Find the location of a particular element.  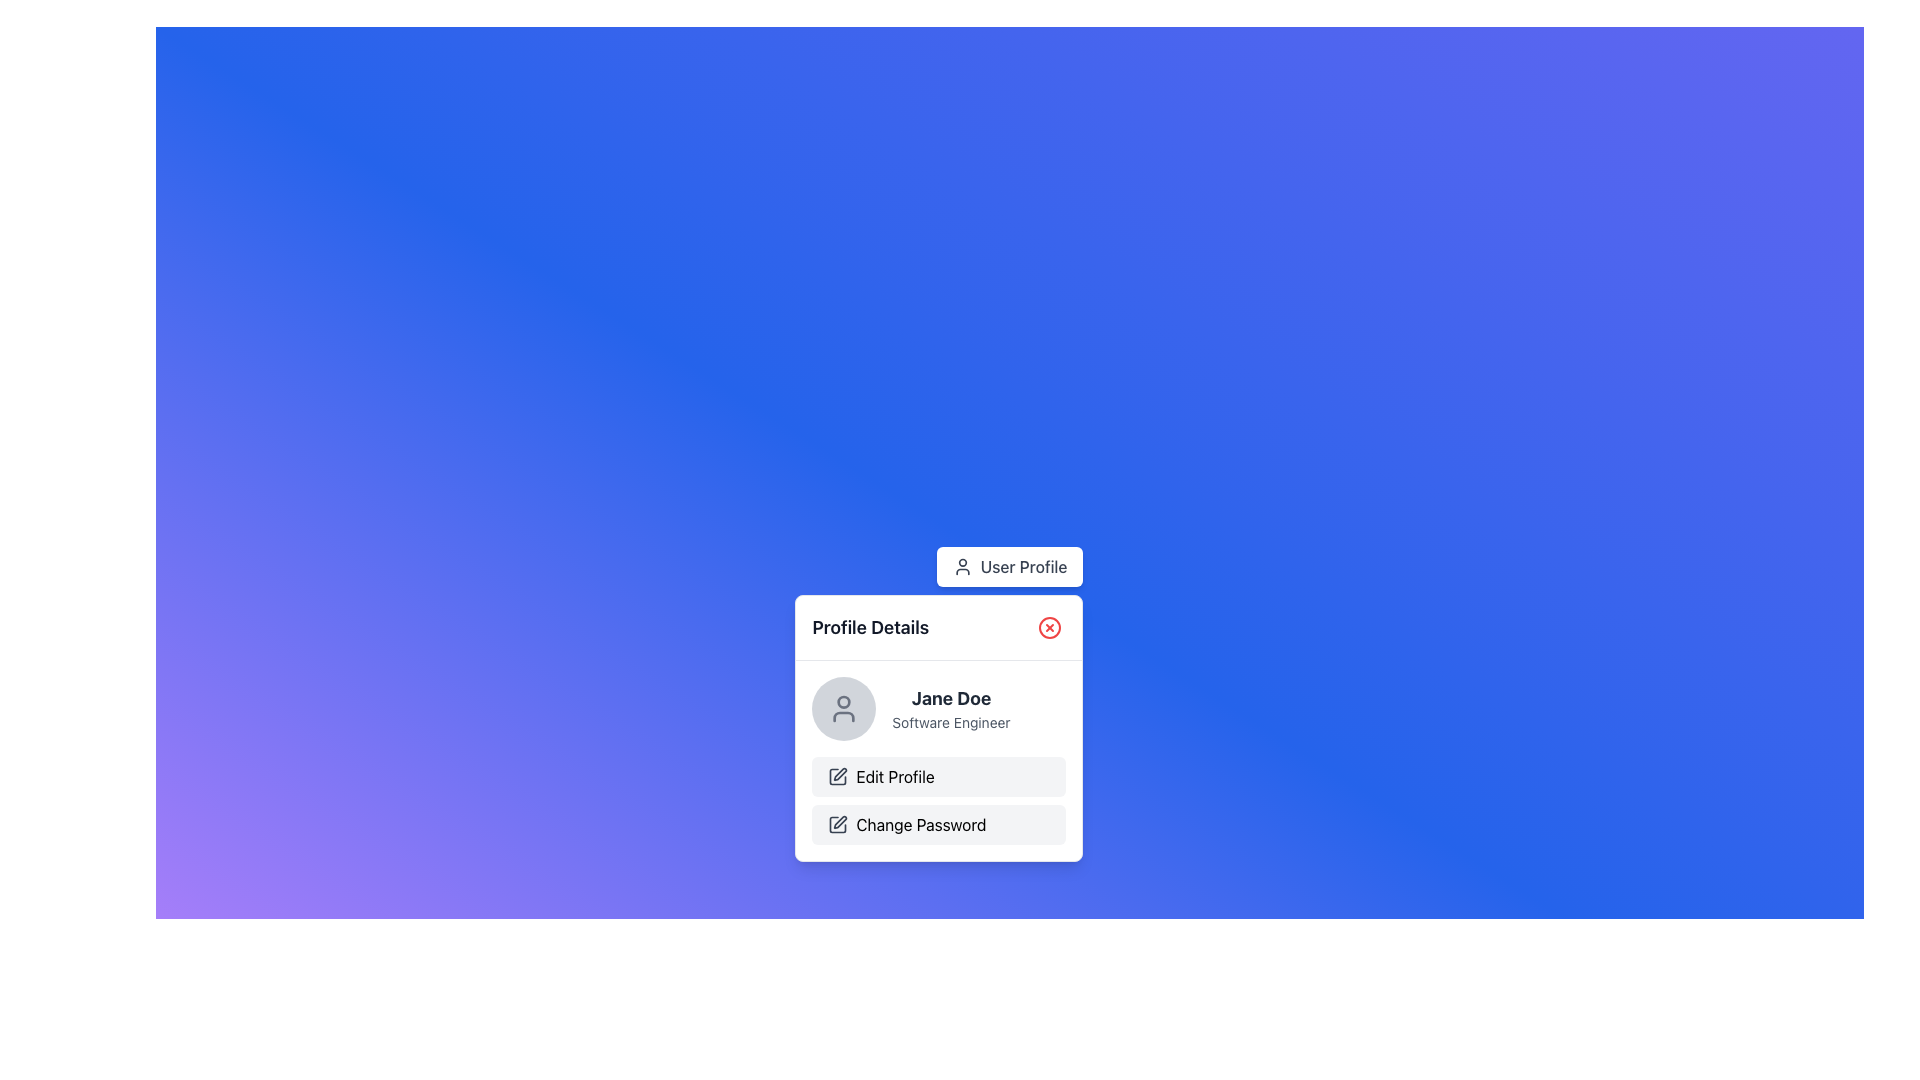

the upper circular section of the user profile icon, which represents the head portion in a minimalistic human figure depiction is located at coordinates (844, 701).